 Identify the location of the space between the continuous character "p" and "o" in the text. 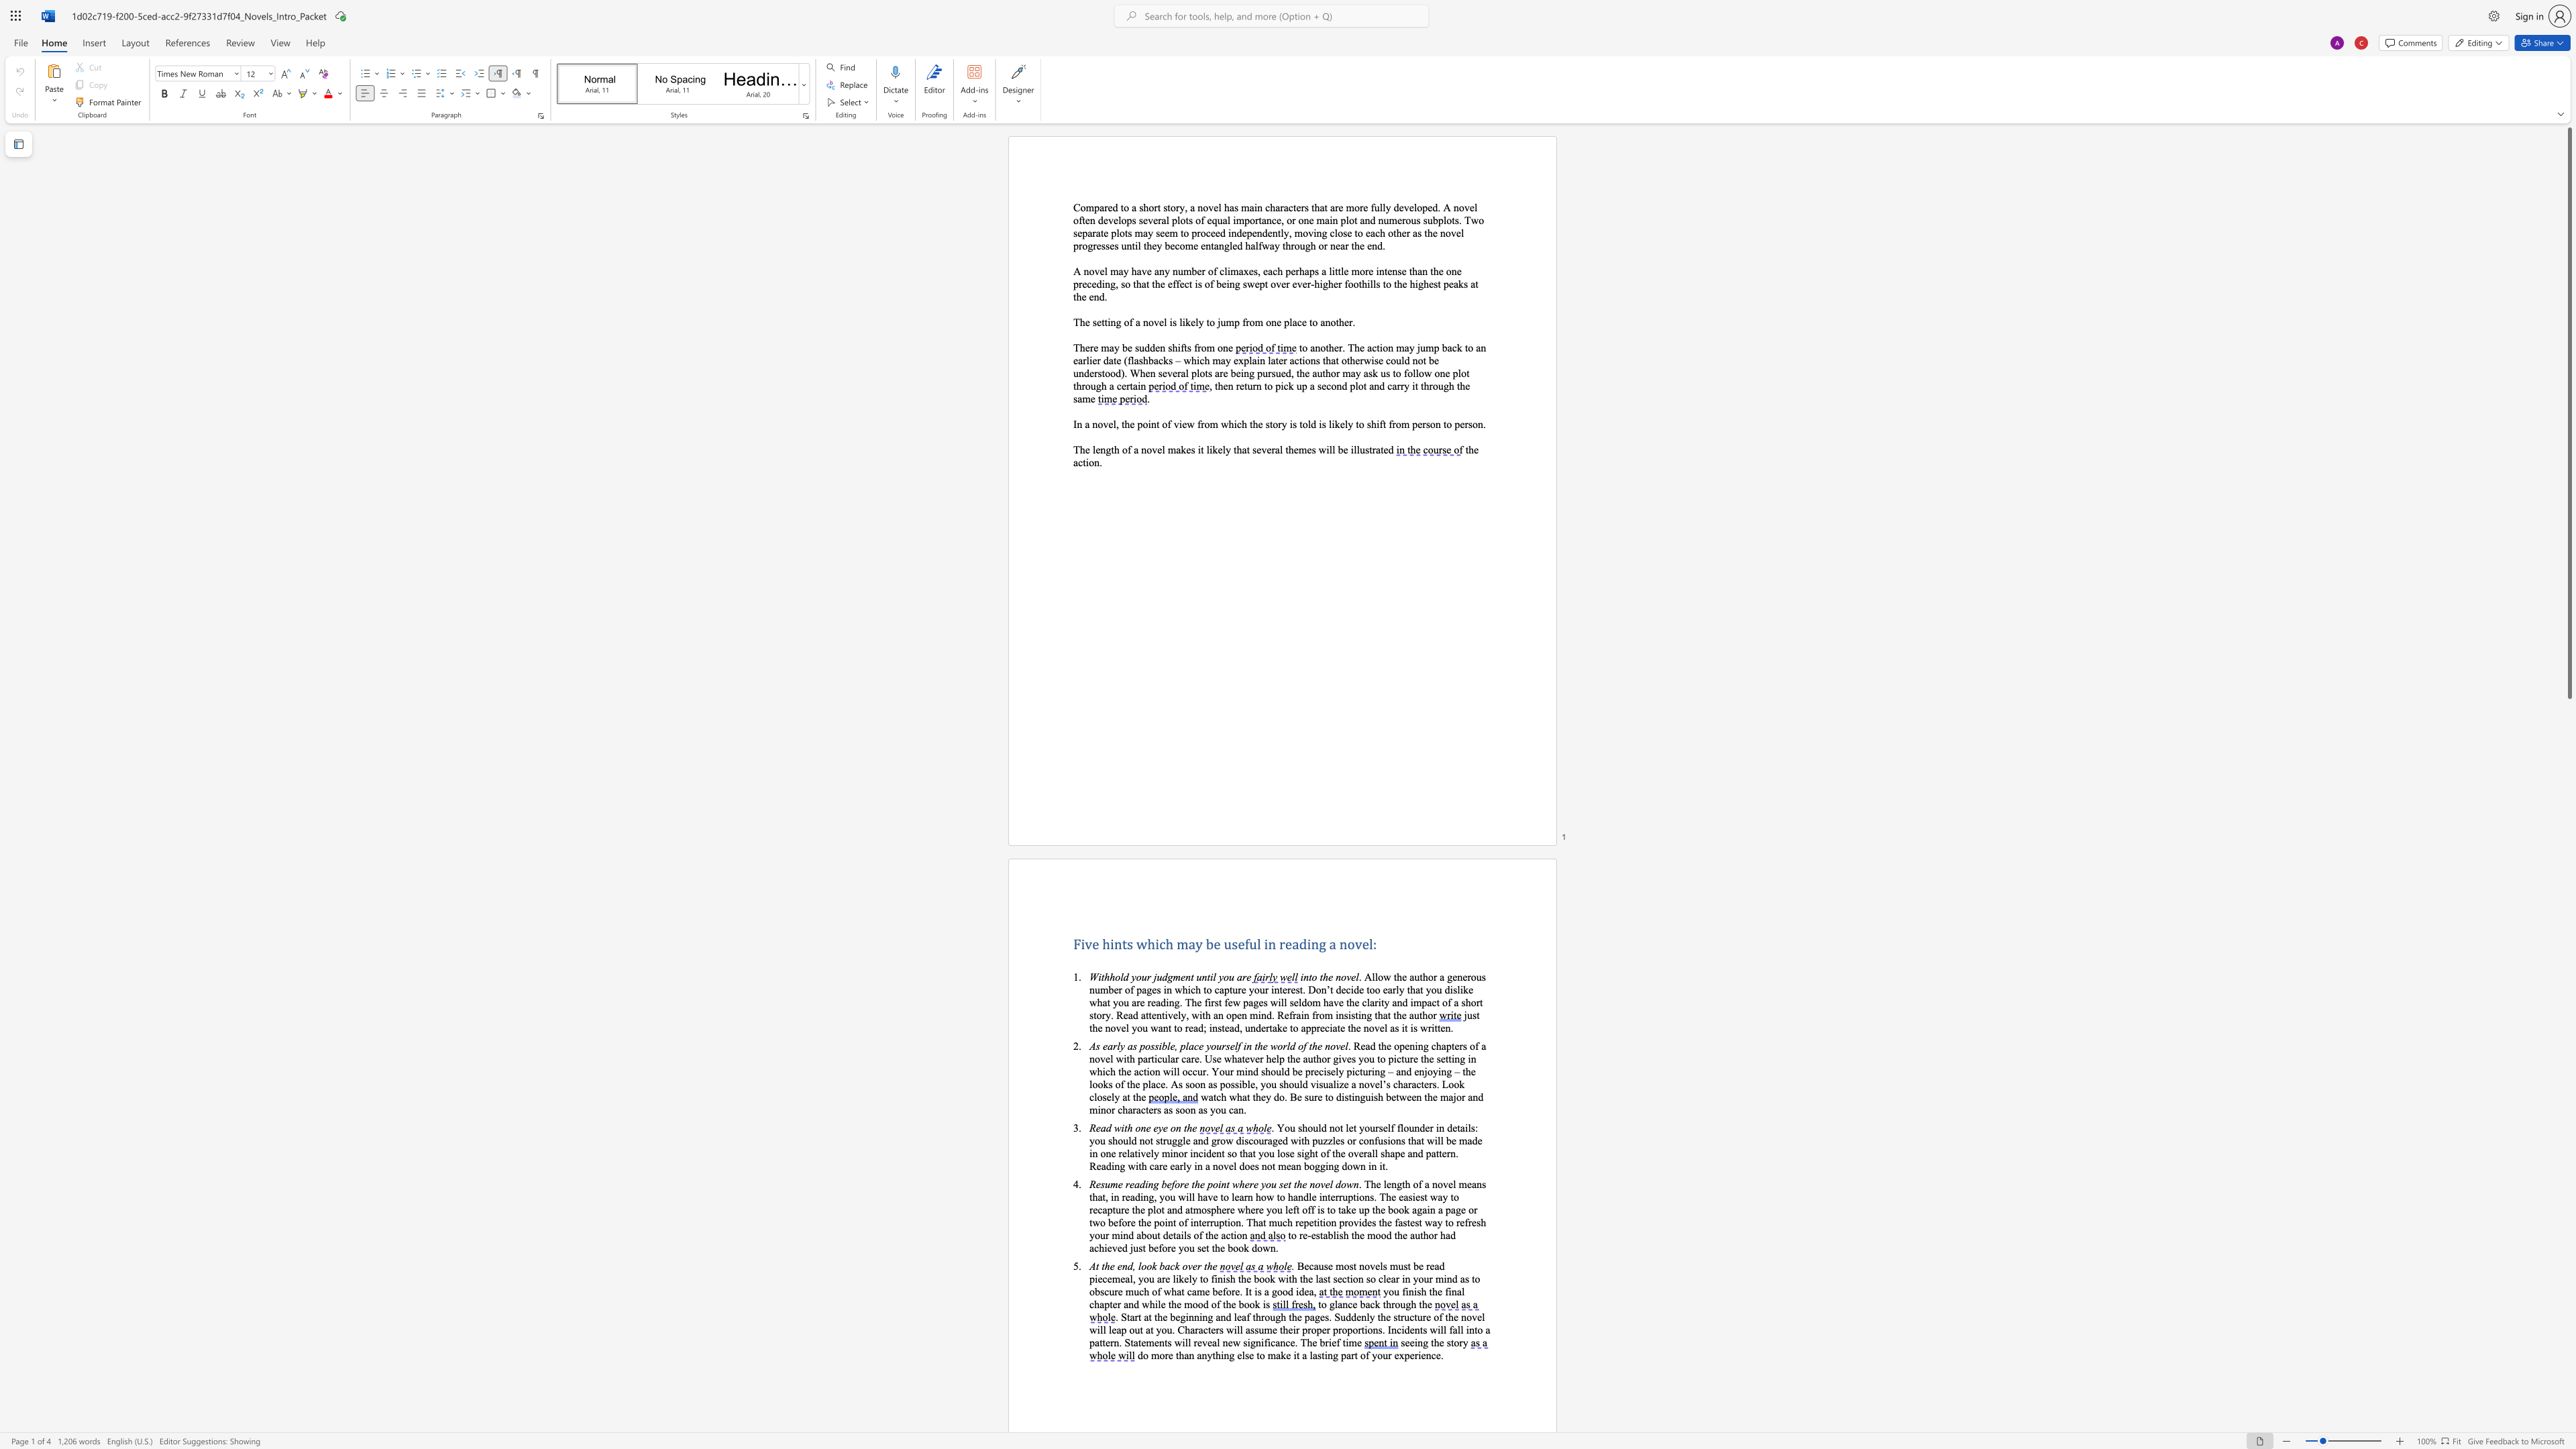
(1141, 423).